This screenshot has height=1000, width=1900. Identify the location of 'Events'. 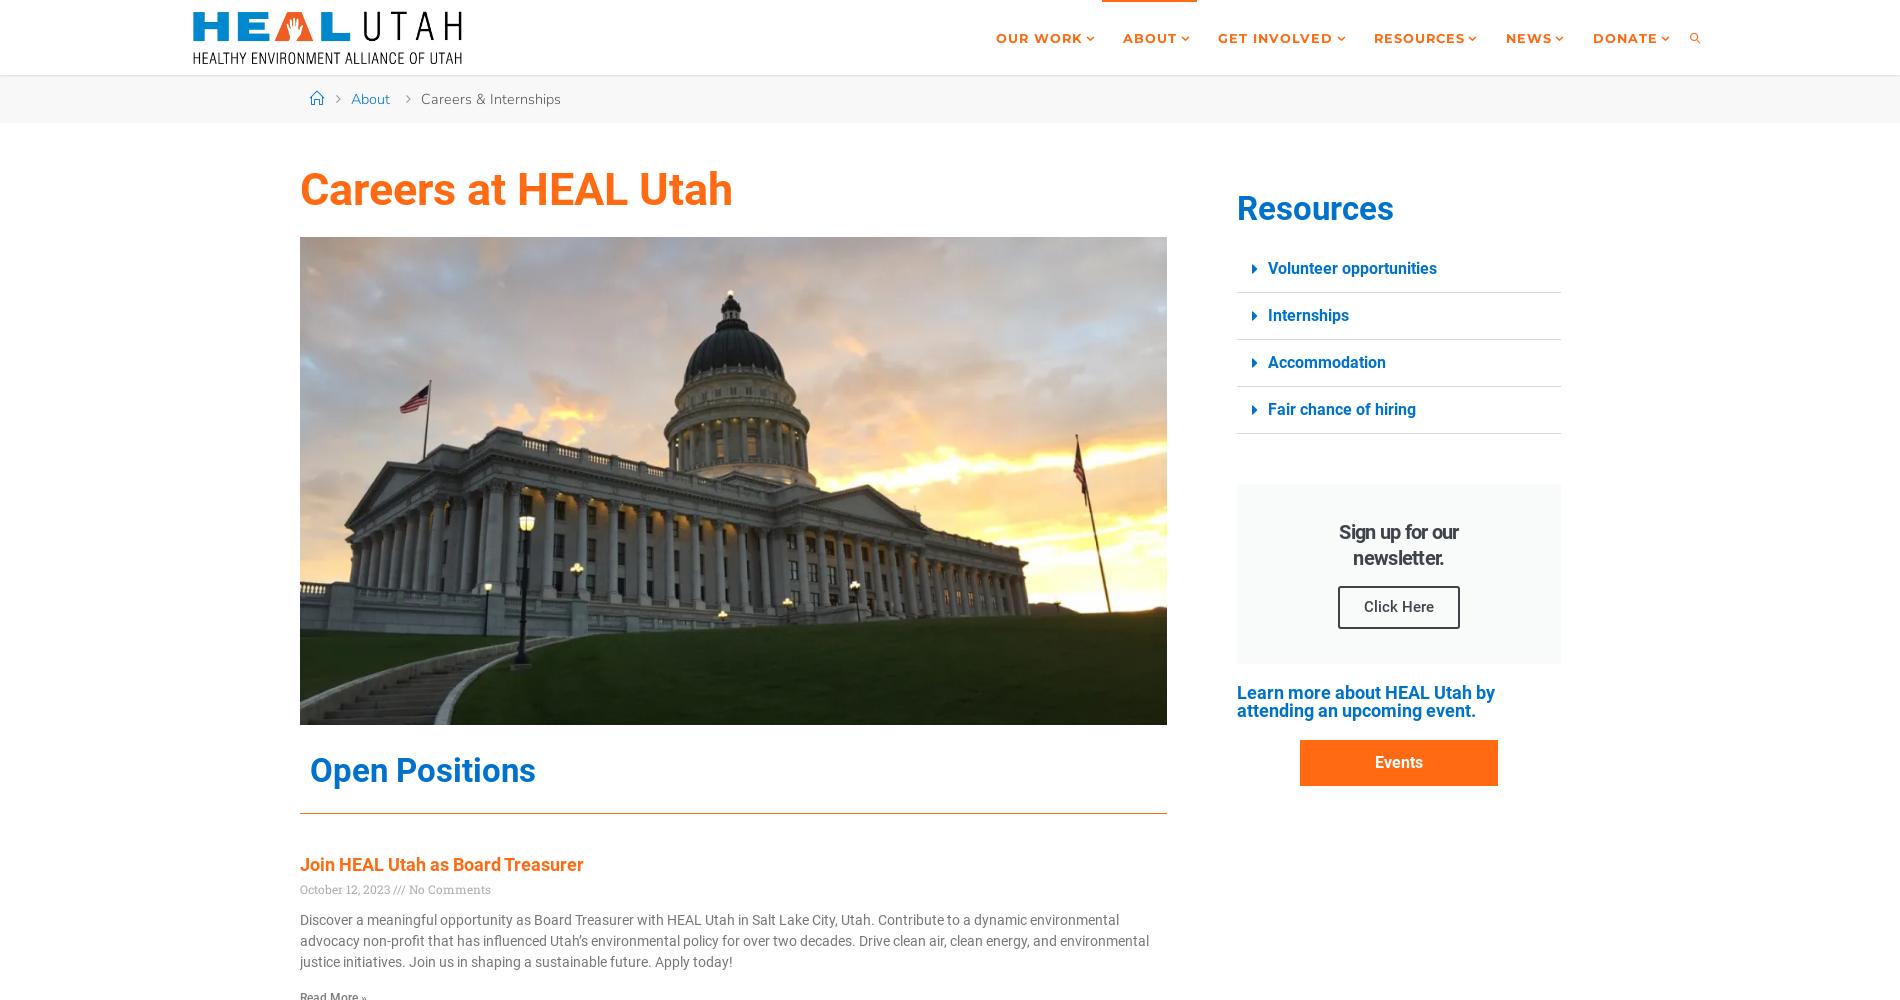
(1397, 762).